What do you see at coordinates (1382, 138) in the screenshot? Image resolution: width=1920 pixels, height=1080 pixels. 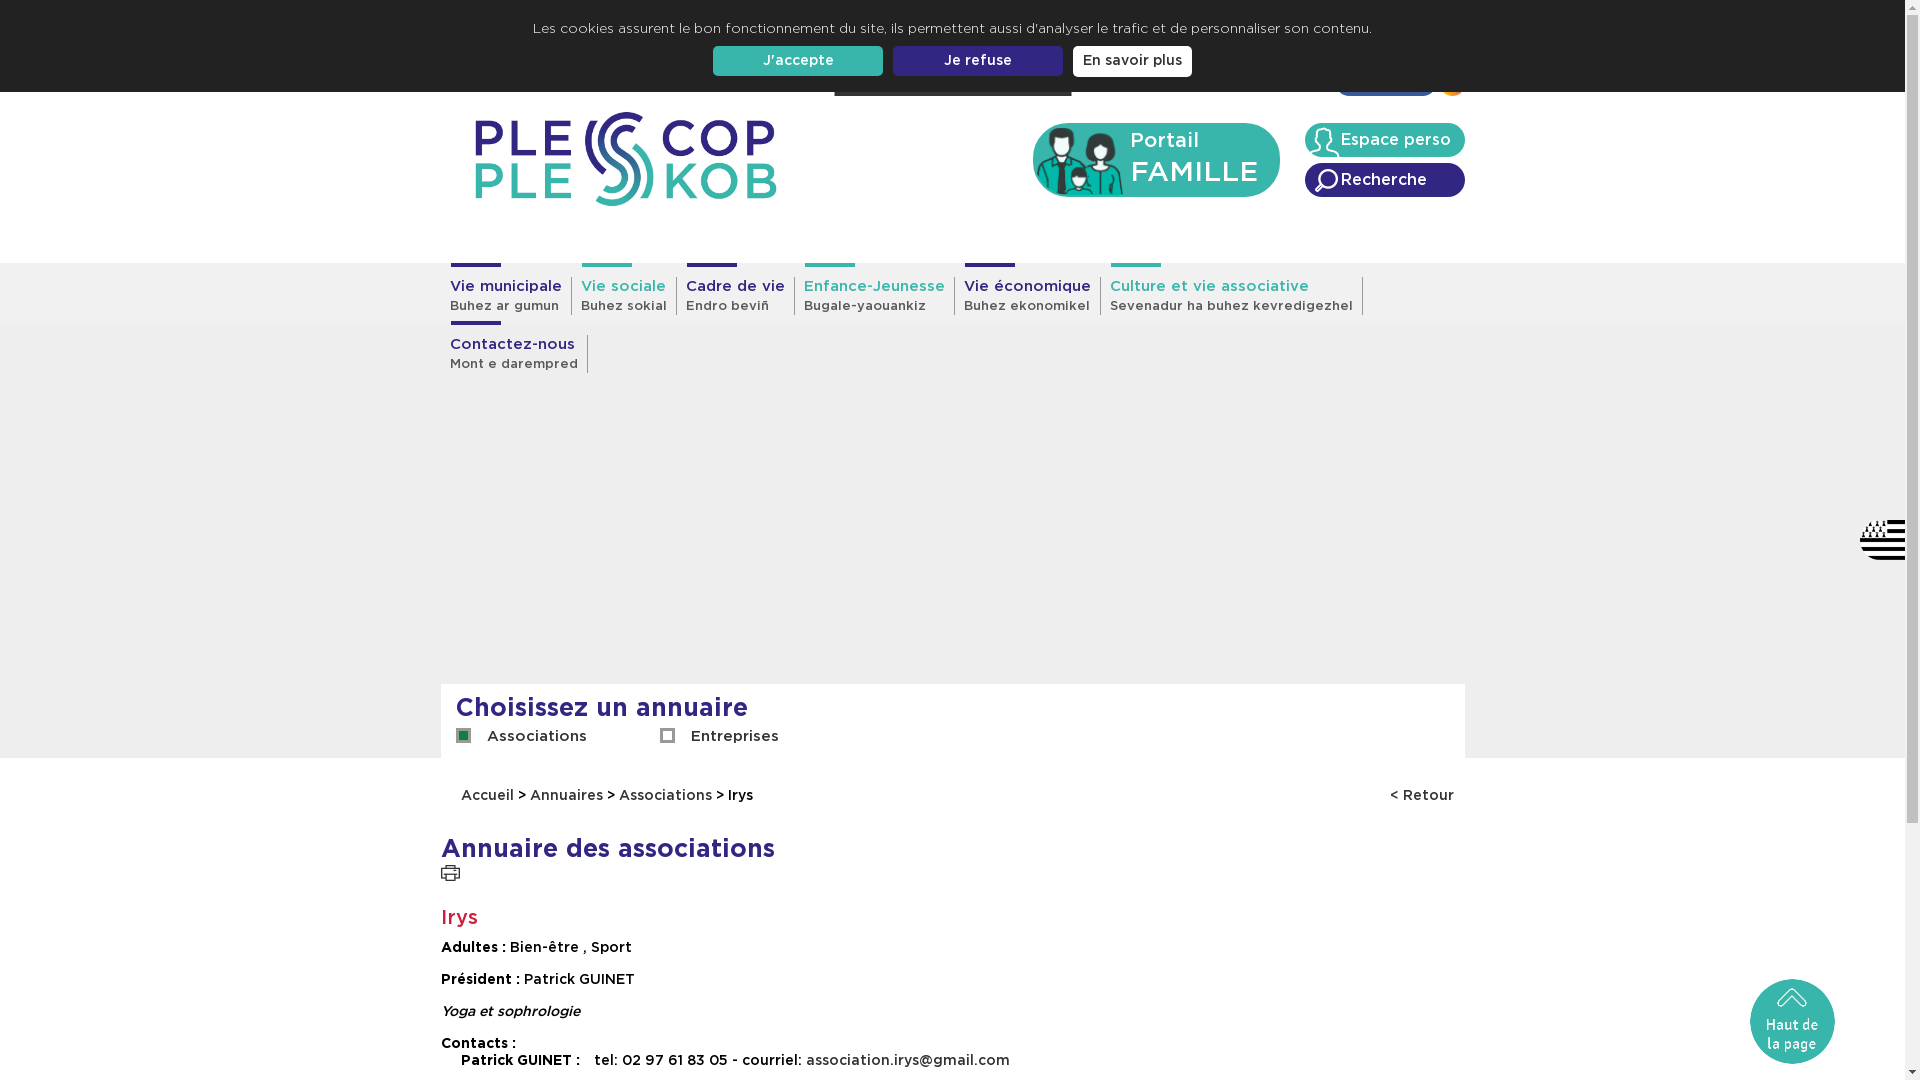 I see `'Espace perso'` at bounding box center [1382, 138].